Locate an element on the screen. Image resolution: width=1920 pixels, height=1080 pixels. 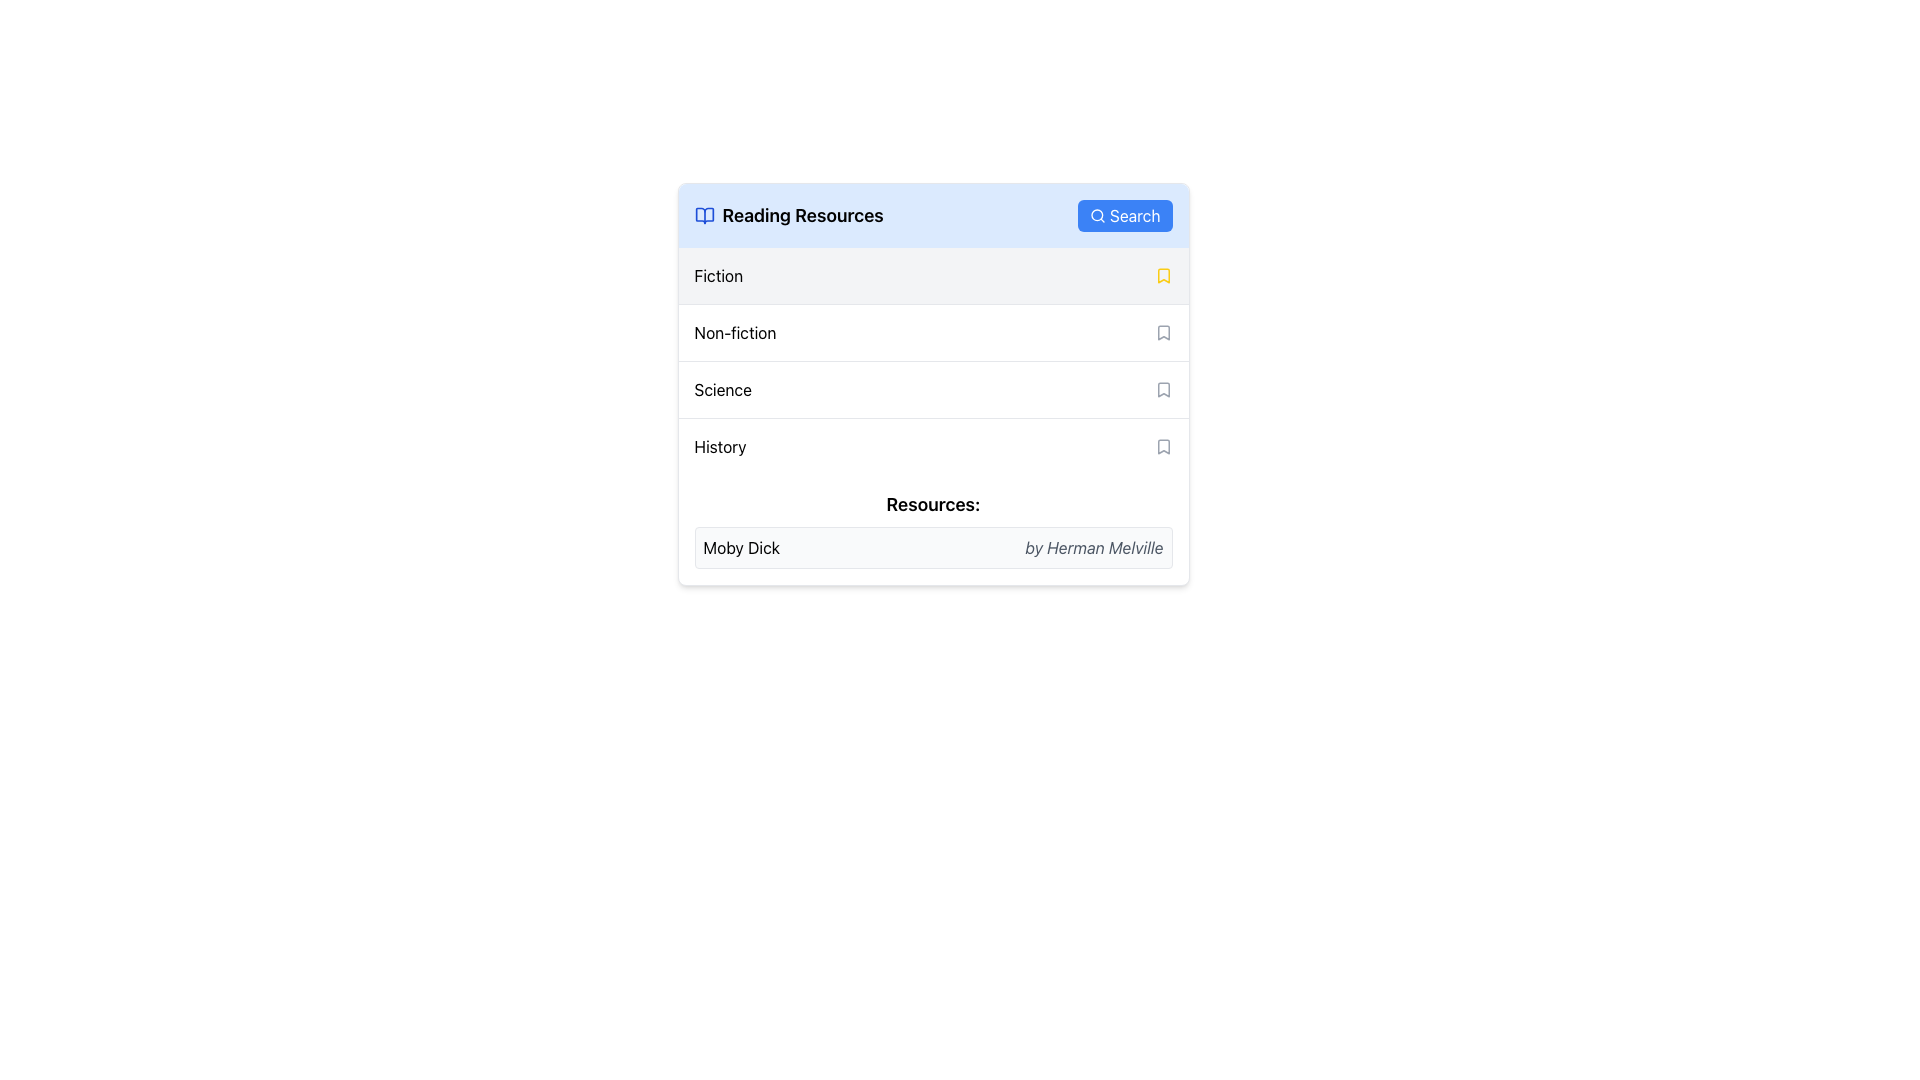
the text component styled in italic with gray color displaying 'by Herman Melville' is located at coordinates (1093, 547).